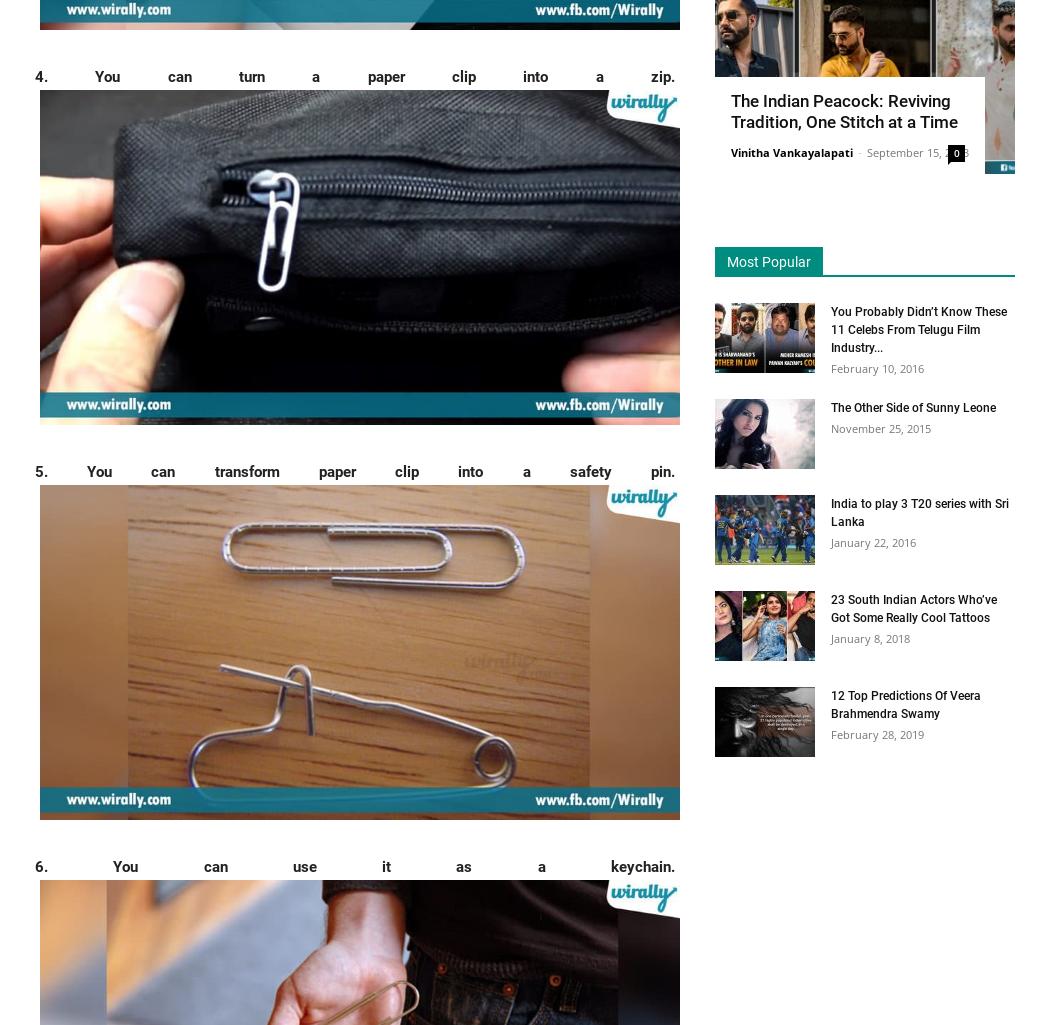 The image size is (1050, 1025). What do you see at coordinates (879, 426) in the screenshot?
I see `'November 25, 2015'` at bounding box center [879, 426].